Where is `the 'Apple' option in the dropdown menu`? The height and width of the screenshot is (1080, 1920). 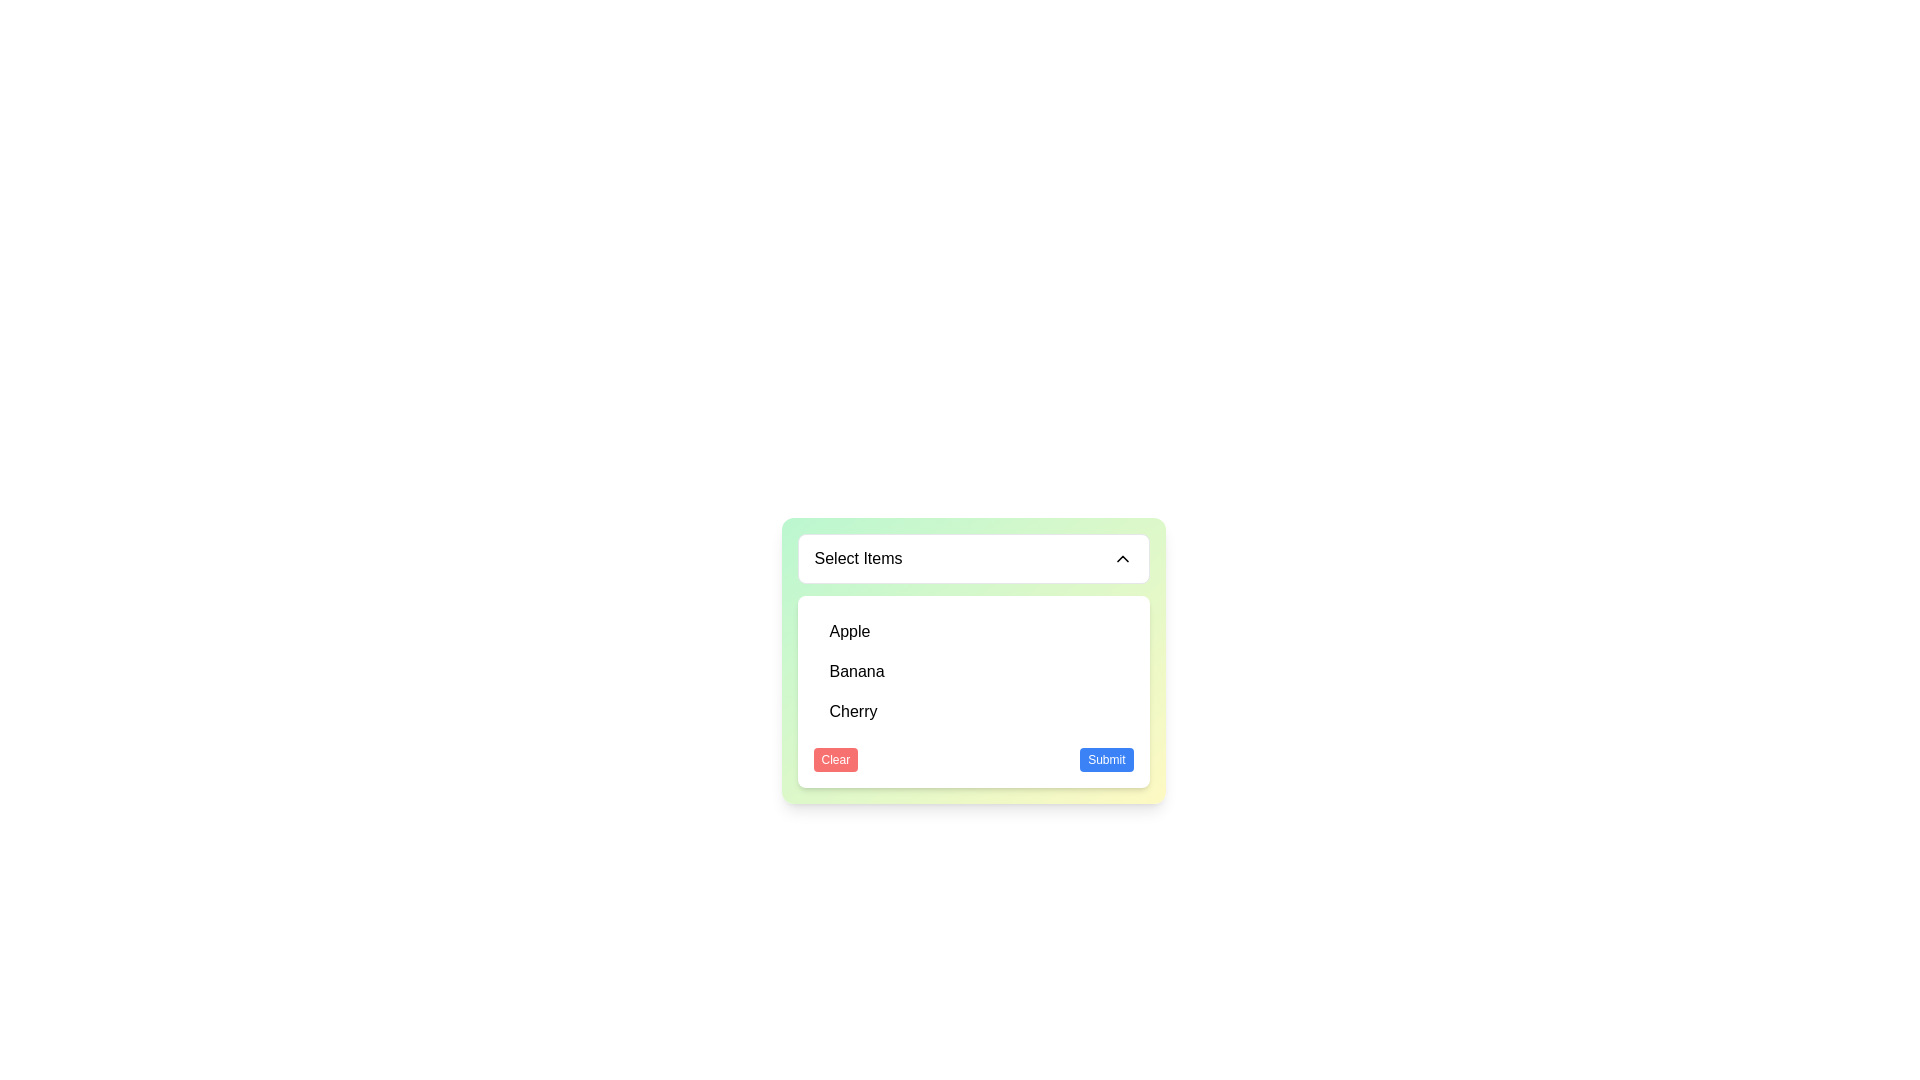 the 'Apple' option in the dropdown menu is located at coordinates (849, 632).